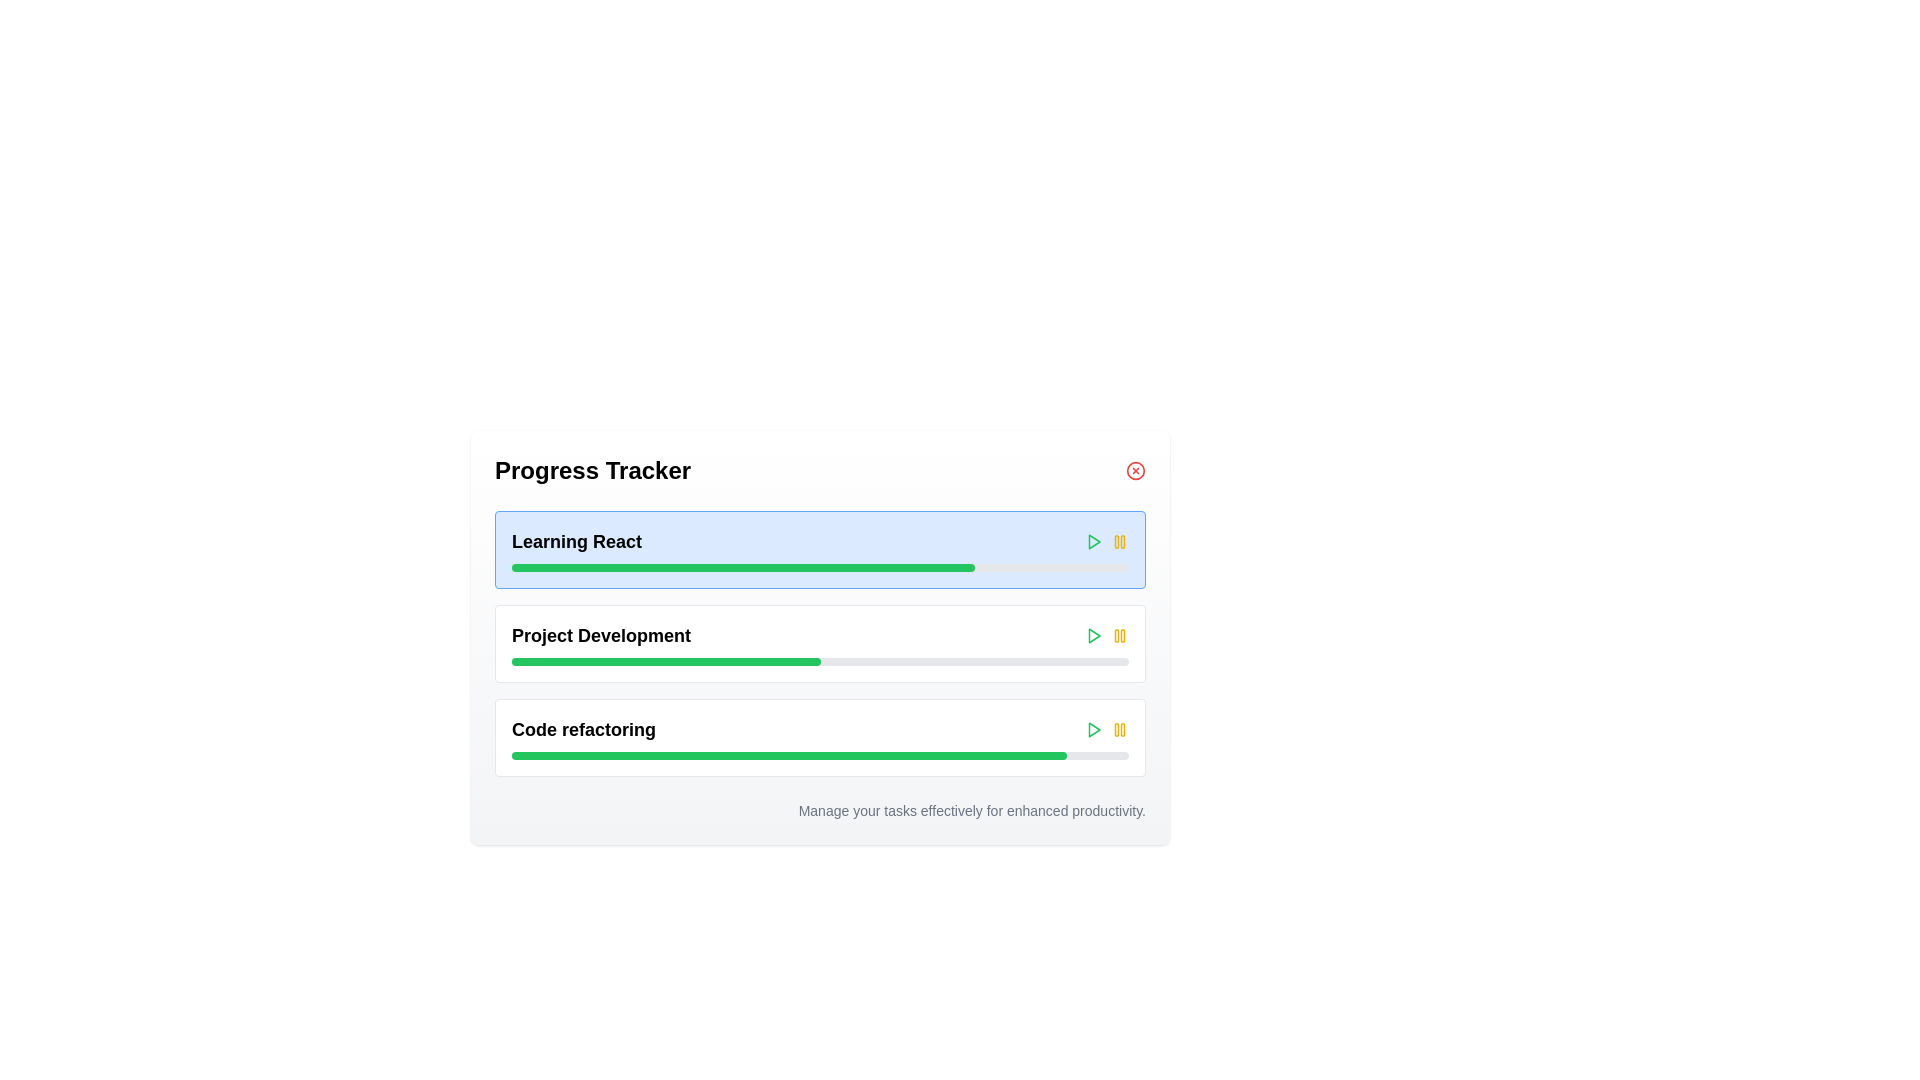 This screenshot has width=1920, height=1080. What do you see at coordinates (1093, 542) in the screenshot?
I see `the green triangle 'Play' button located to the far right of the 'Learning React' task bar` at bounding box center [1093, 542].